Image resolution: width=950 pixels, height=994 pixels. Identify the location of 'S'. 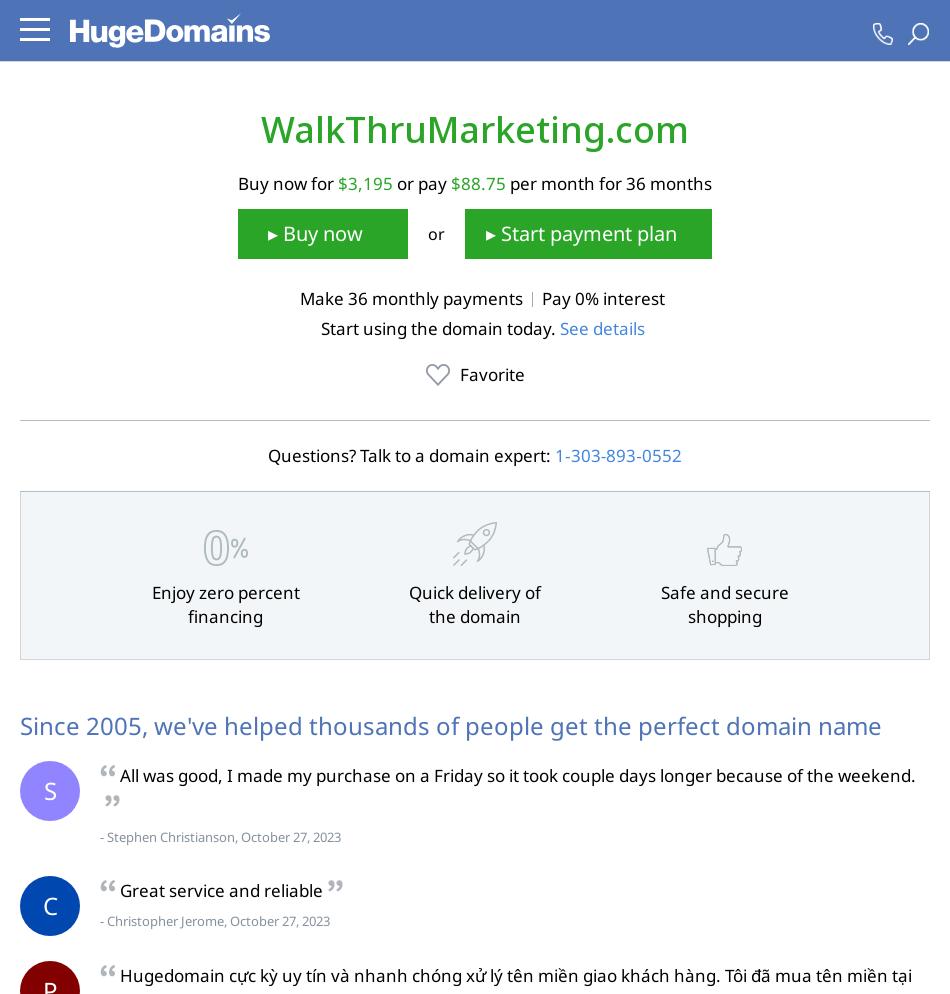
(49, 790).